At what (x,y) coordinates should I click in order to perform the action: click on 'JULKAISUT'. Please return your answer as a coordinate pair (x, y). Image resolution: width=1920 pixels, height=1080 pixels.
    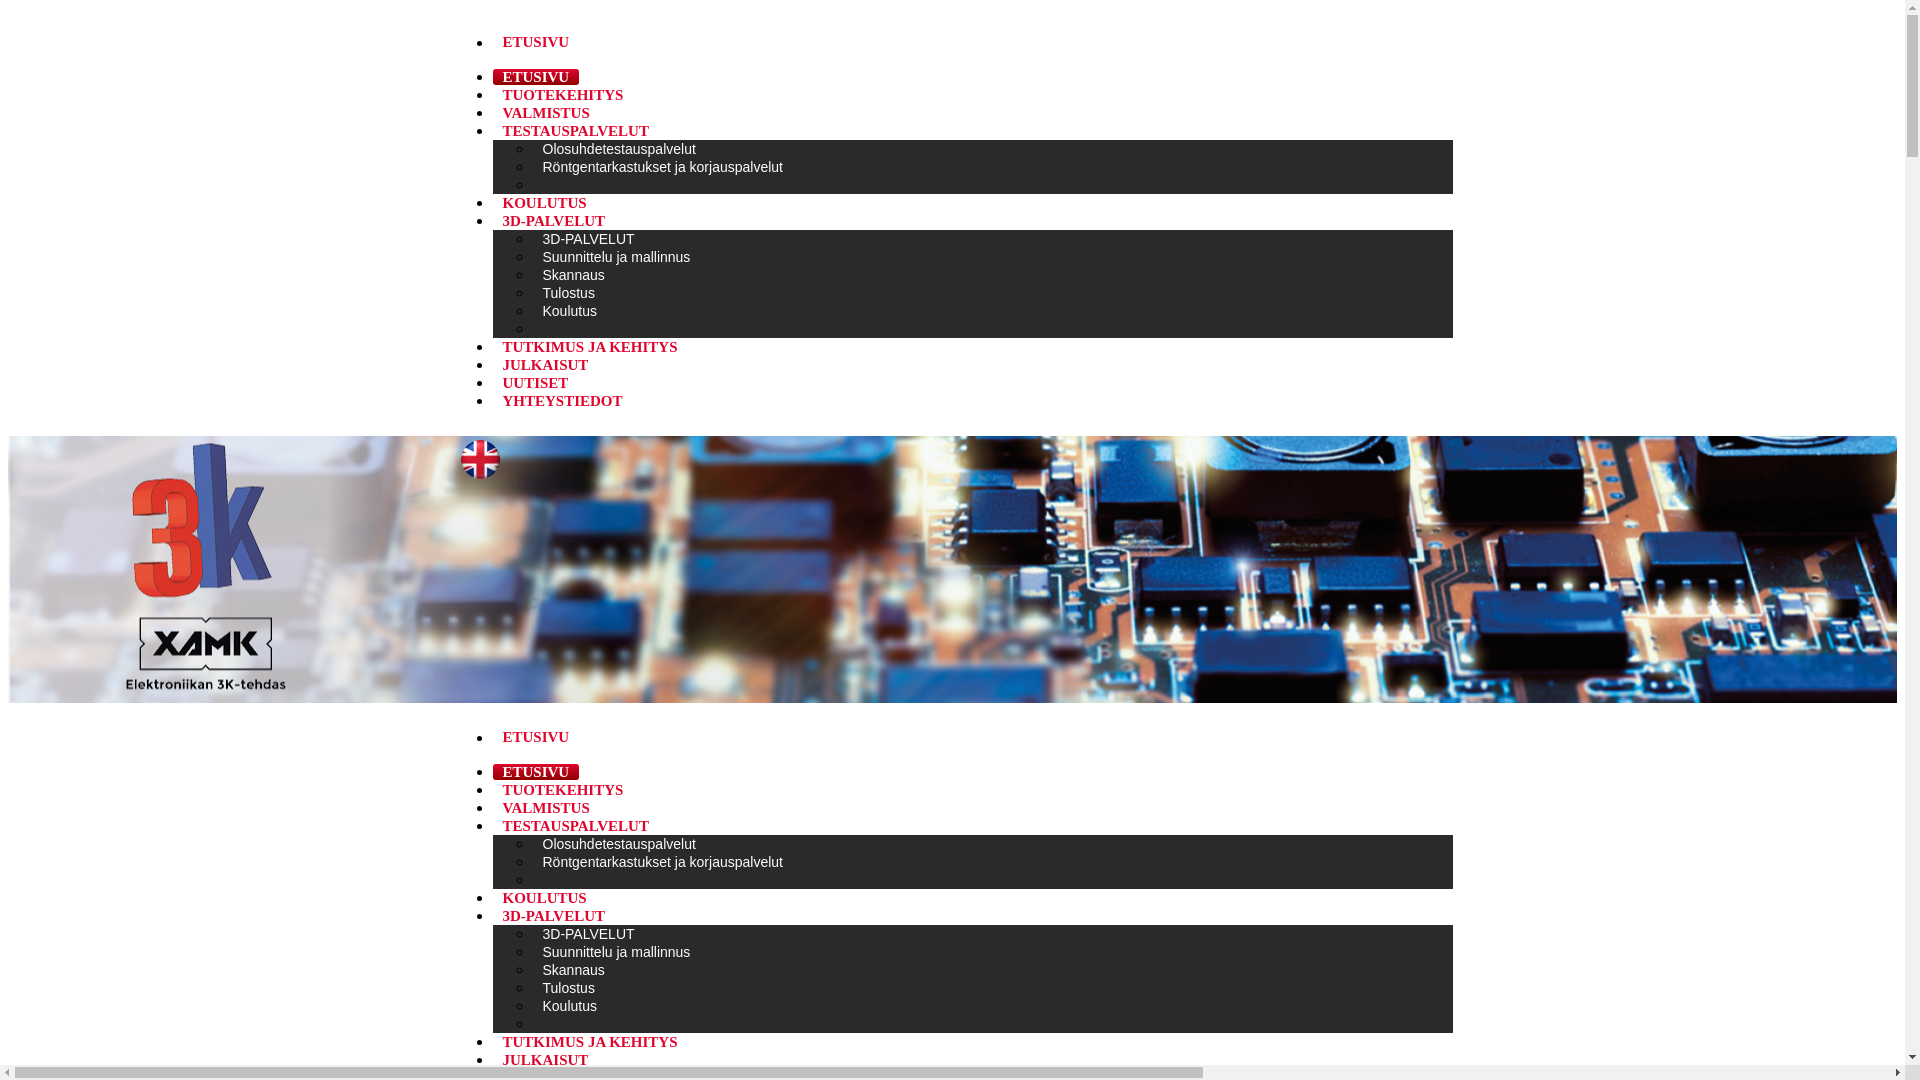
    Looking at the image, I should click on (545, 1059).